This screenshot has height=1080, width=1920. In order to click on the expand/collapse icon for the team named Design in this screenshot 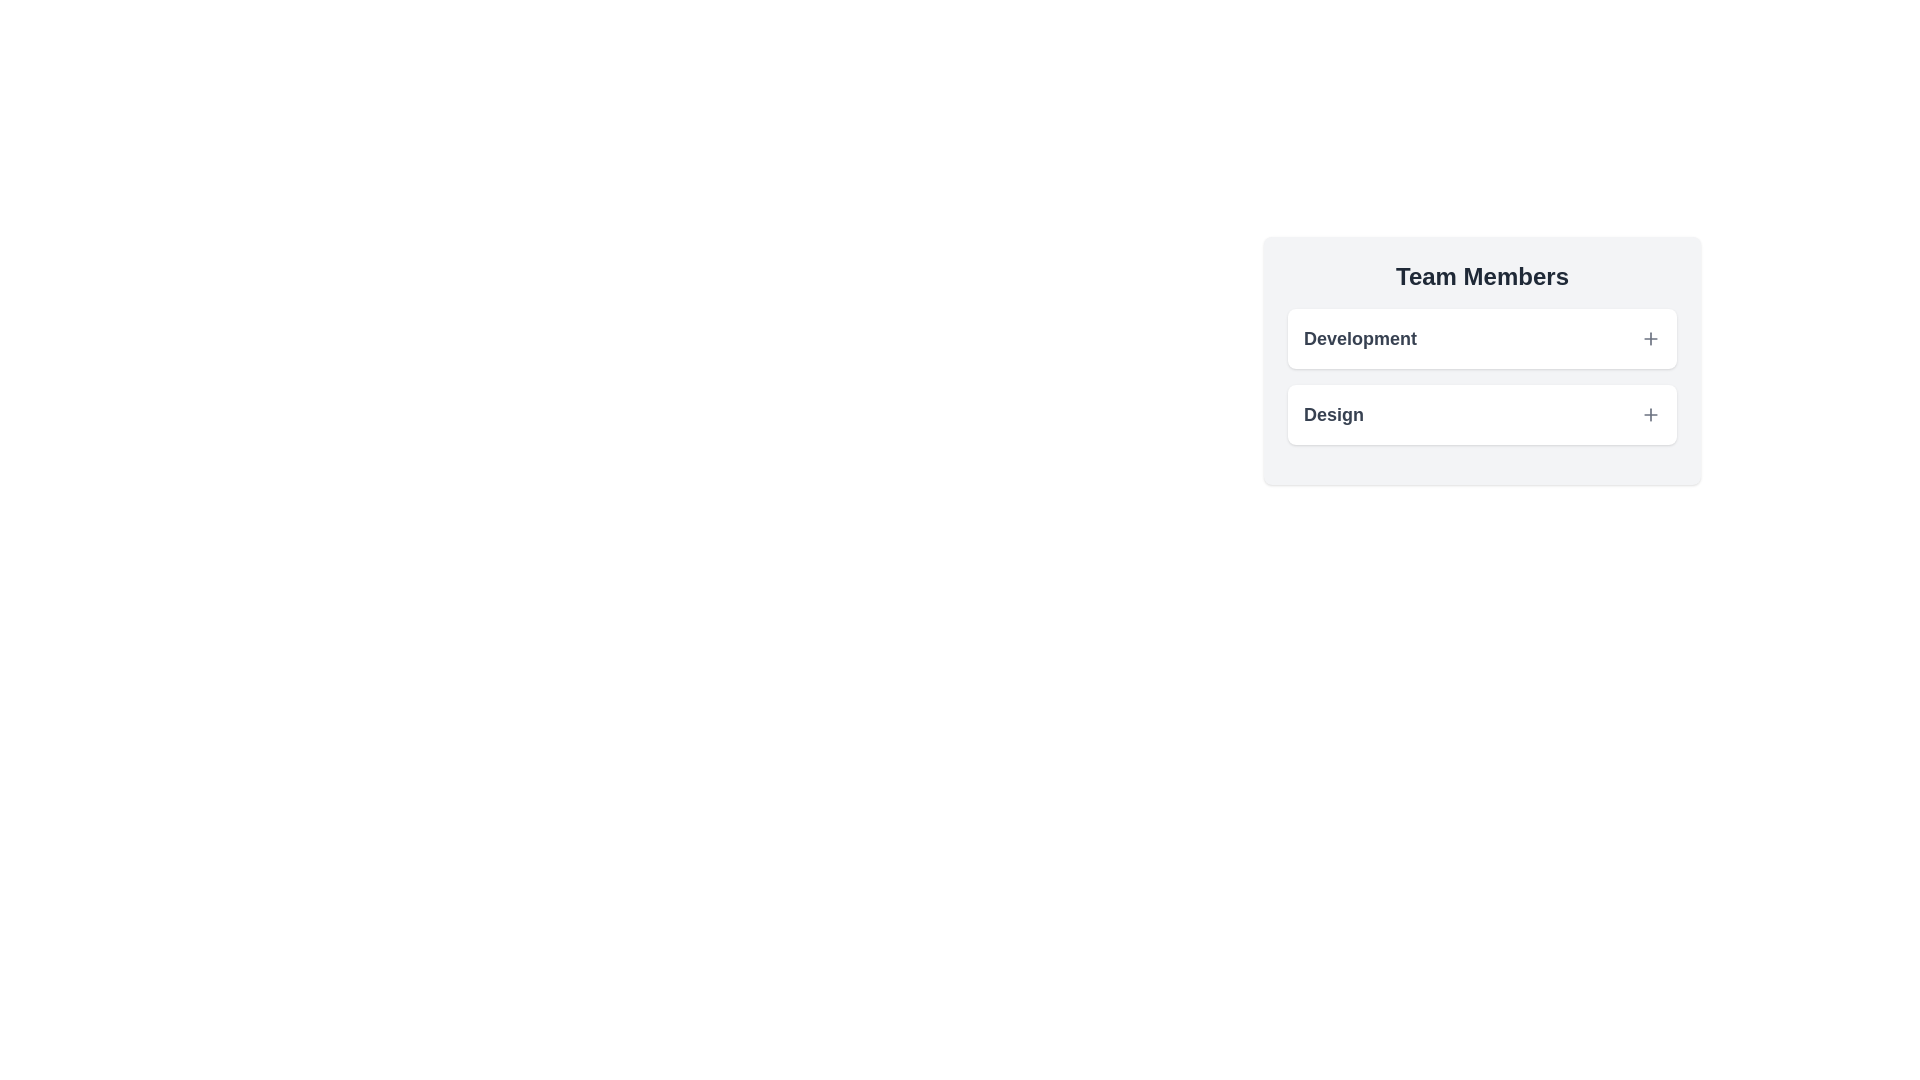, I will do `click(1651, 414)`.